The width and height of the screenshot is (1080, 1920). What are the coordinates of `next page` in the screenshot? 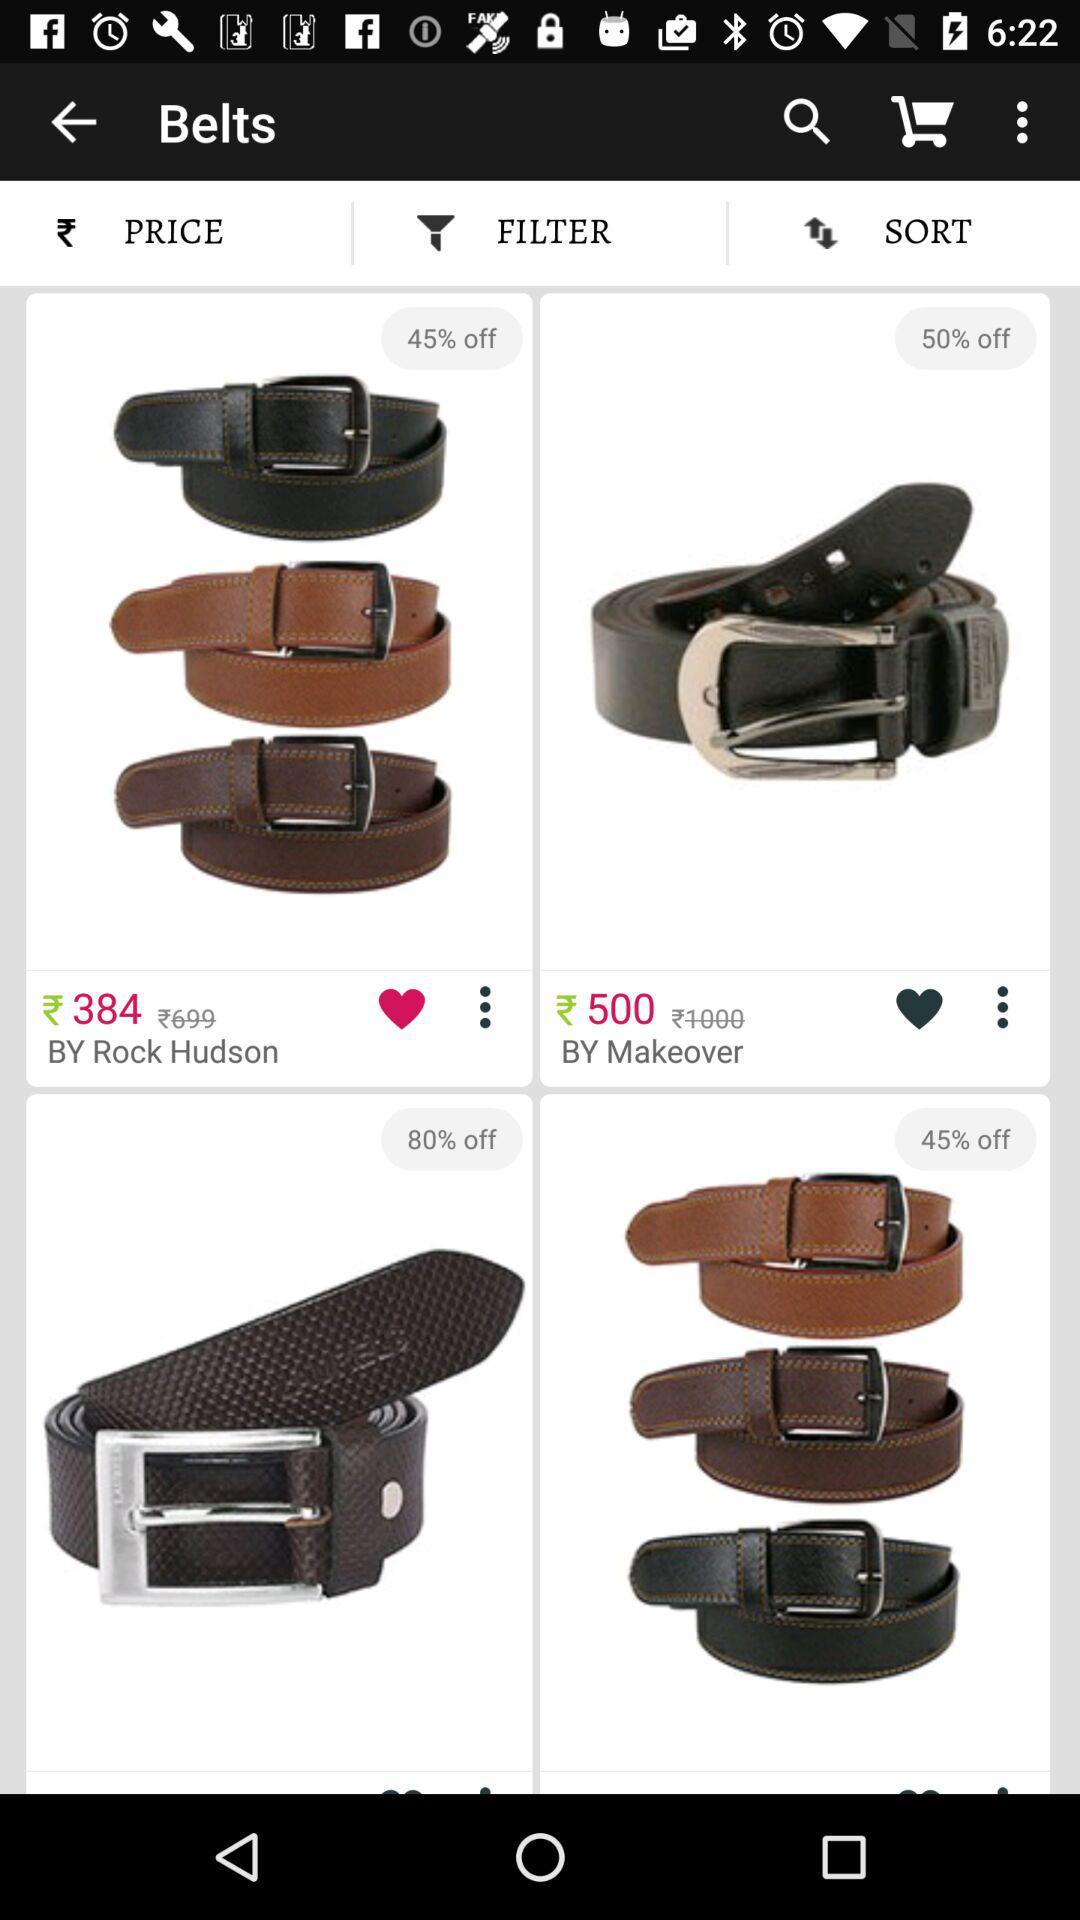 It's located at (493, 1785).